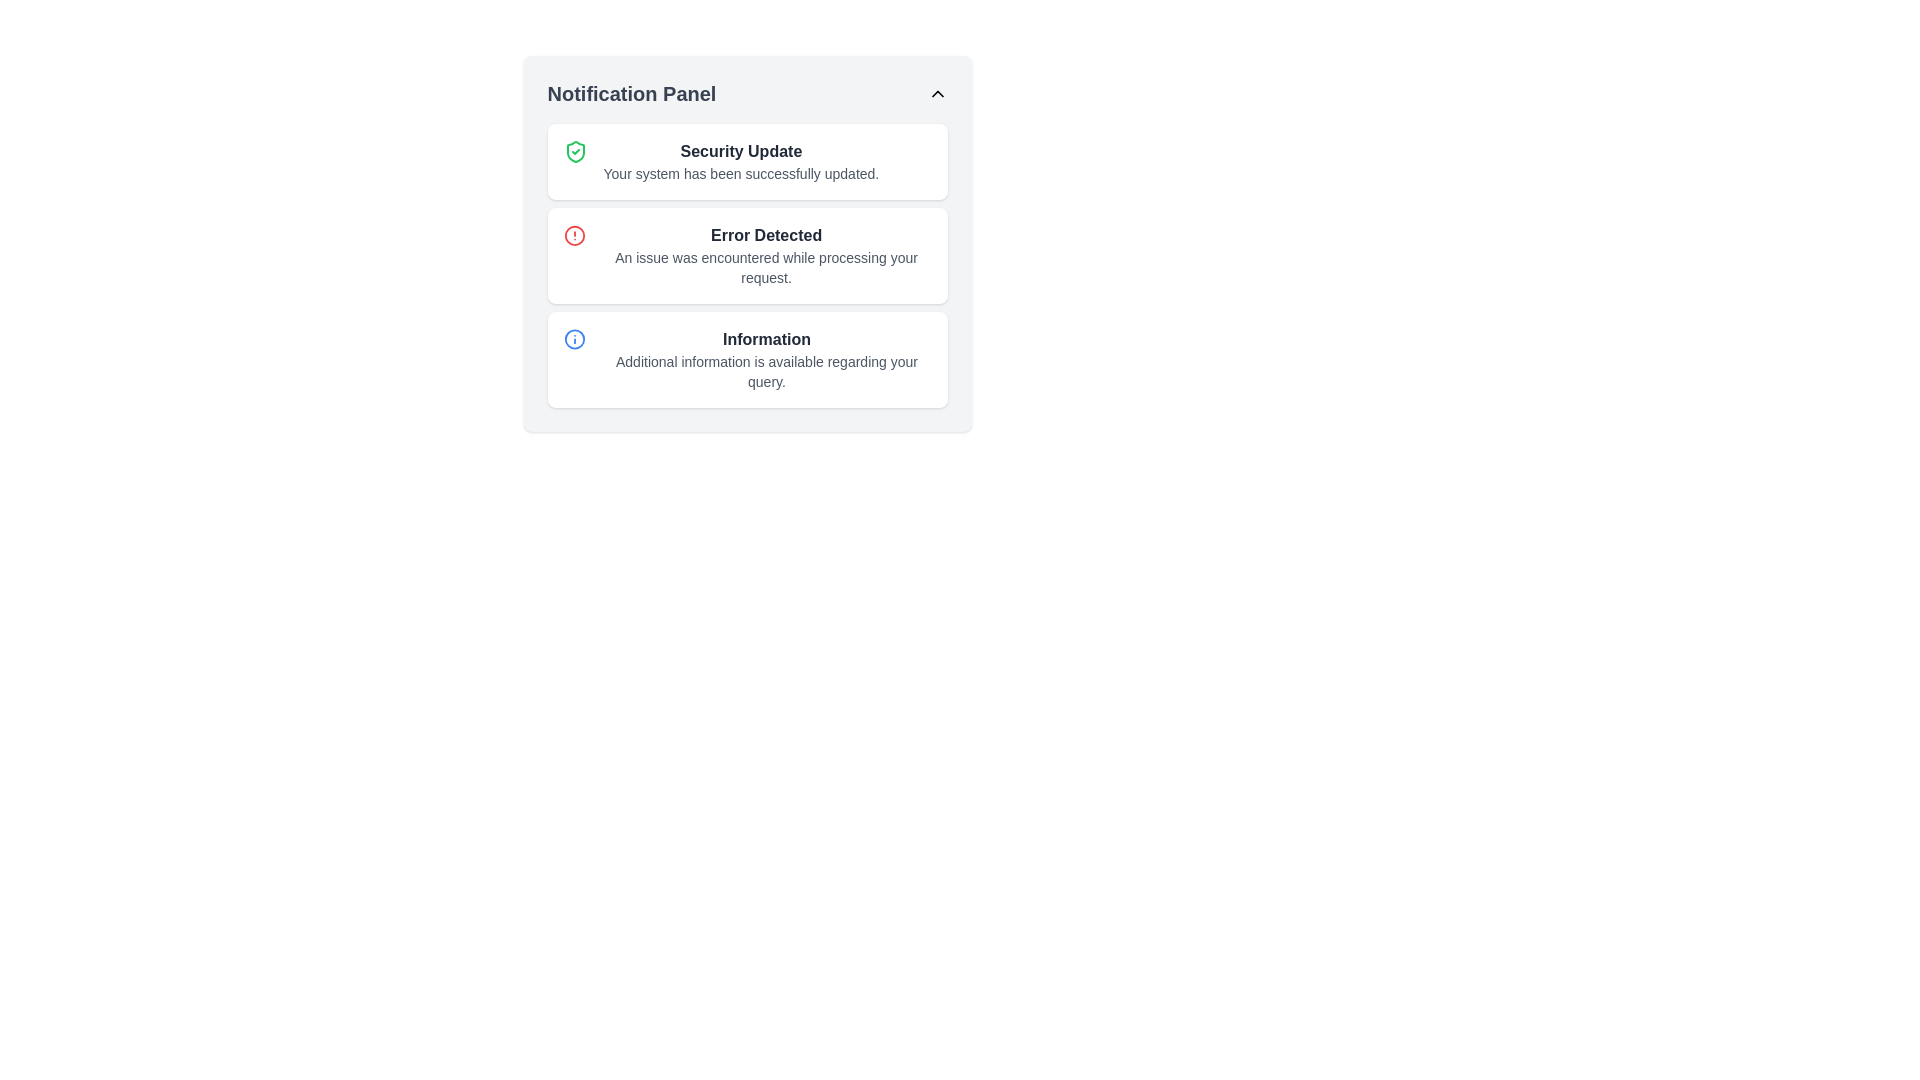 The image size is (1920, 1080). What do you see at coordinates (766, 358) in the screenshot?
I see `information displayed in the Text block located in the third row under the 'Notification Panel' interface, which provides context about the user's query` at bounding box center [766, 358].